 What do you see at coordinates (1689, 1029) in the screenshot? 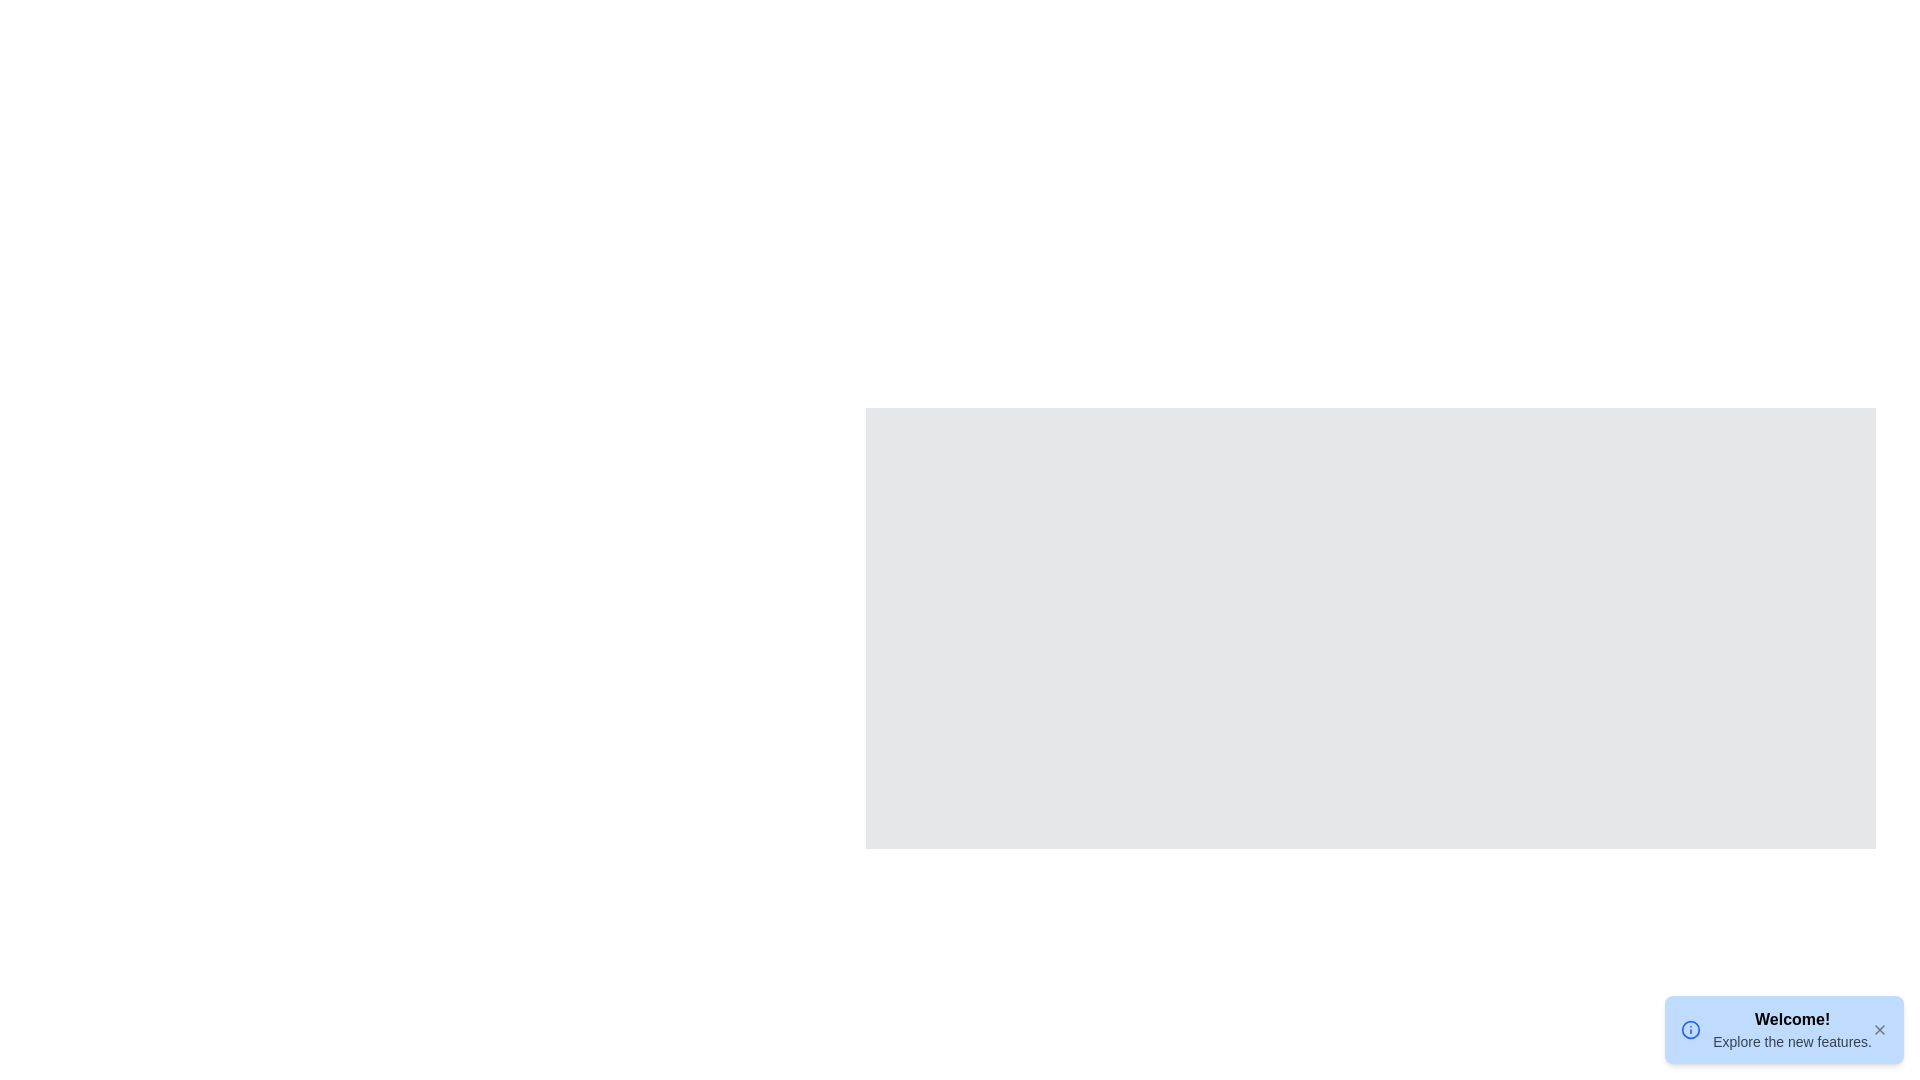
I see `the informational icon located on the left side of the notification panel containing the text 'Welcome!' and 'Explore the new features.'` at bounding box center [1689, 1029].